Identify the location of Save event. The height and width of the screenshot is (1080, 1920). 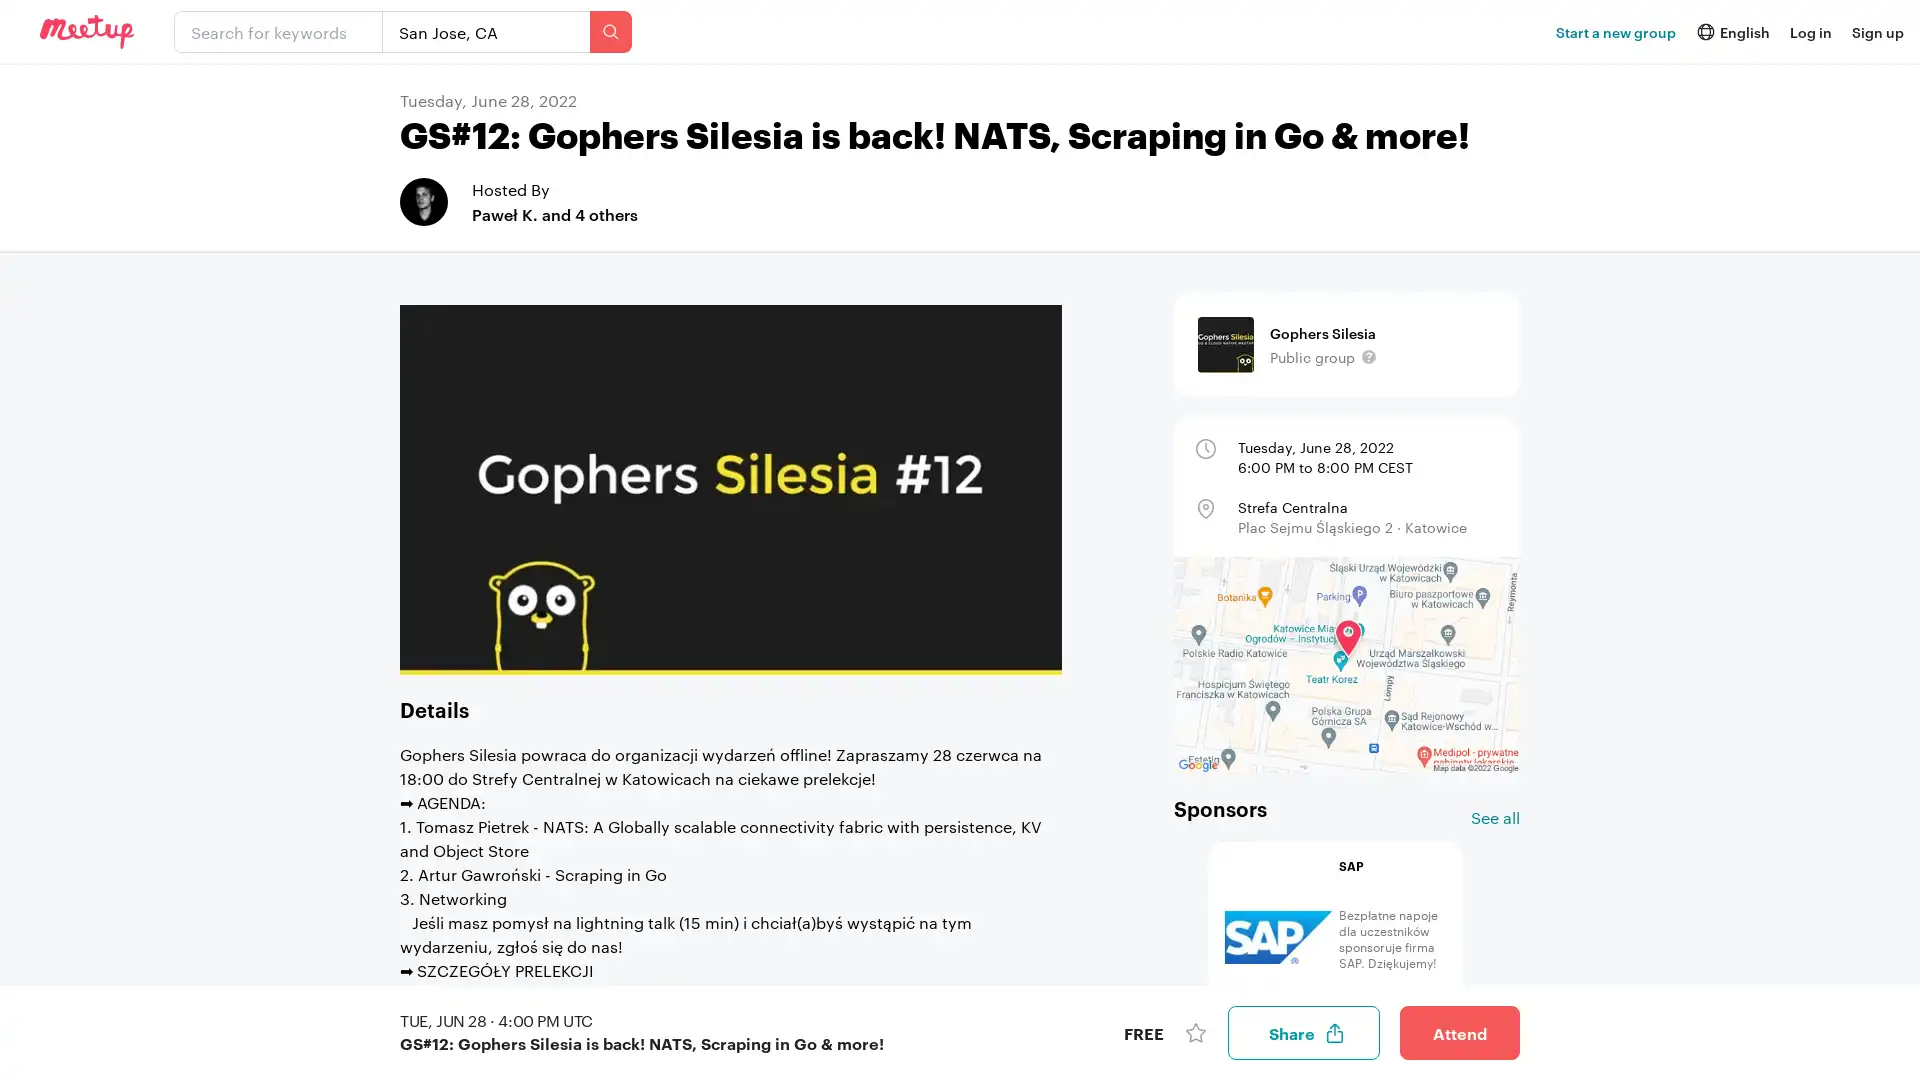
(1195, 1033).